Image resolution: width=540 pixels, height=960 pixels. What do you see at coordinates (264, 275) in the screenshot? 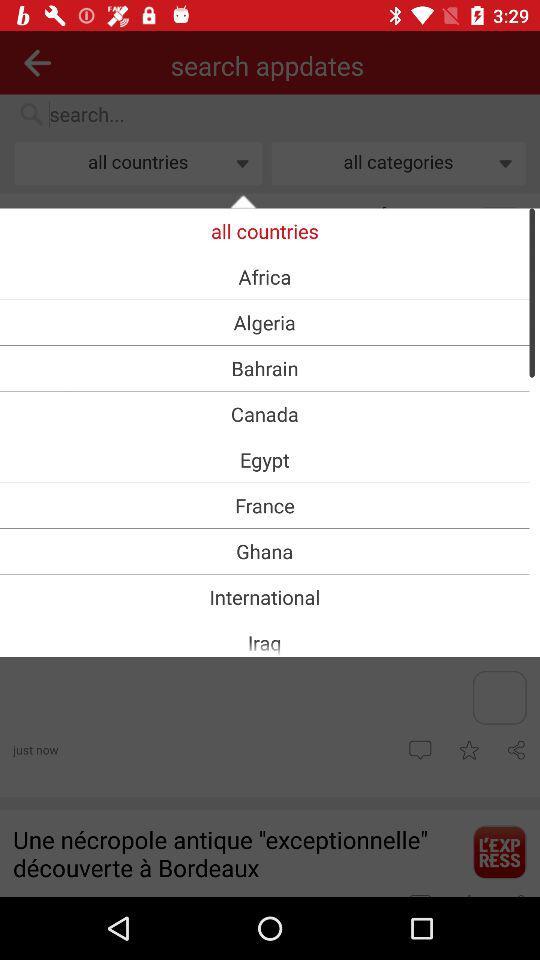
I see `the africa item` at bounding box center [264, 275].